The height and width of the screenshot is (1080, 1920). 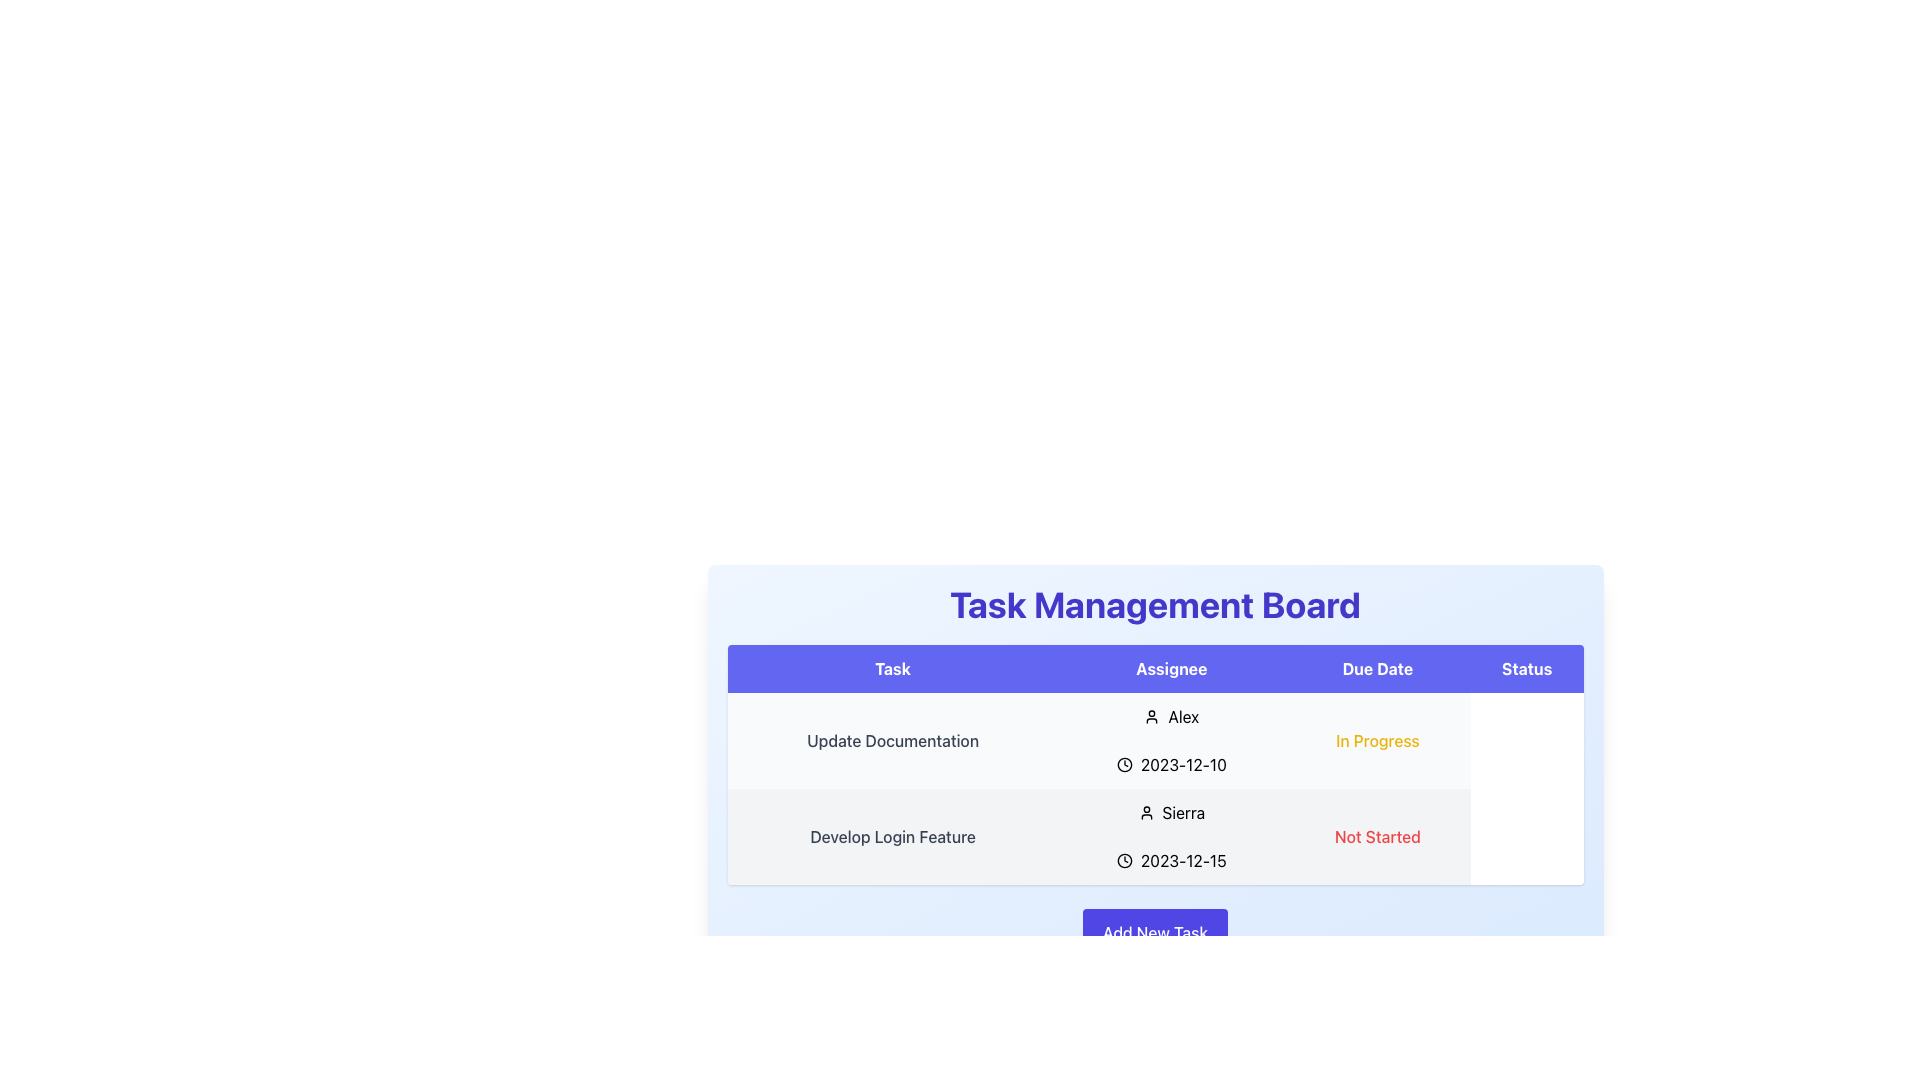 What do you see at coordinates (1171, 764) in the screenshot?
I see `the timestamp '2023-12-10' with the clock icon in the task management board, located under the 'Due Date' heading` at bounding box center [1171, 764].